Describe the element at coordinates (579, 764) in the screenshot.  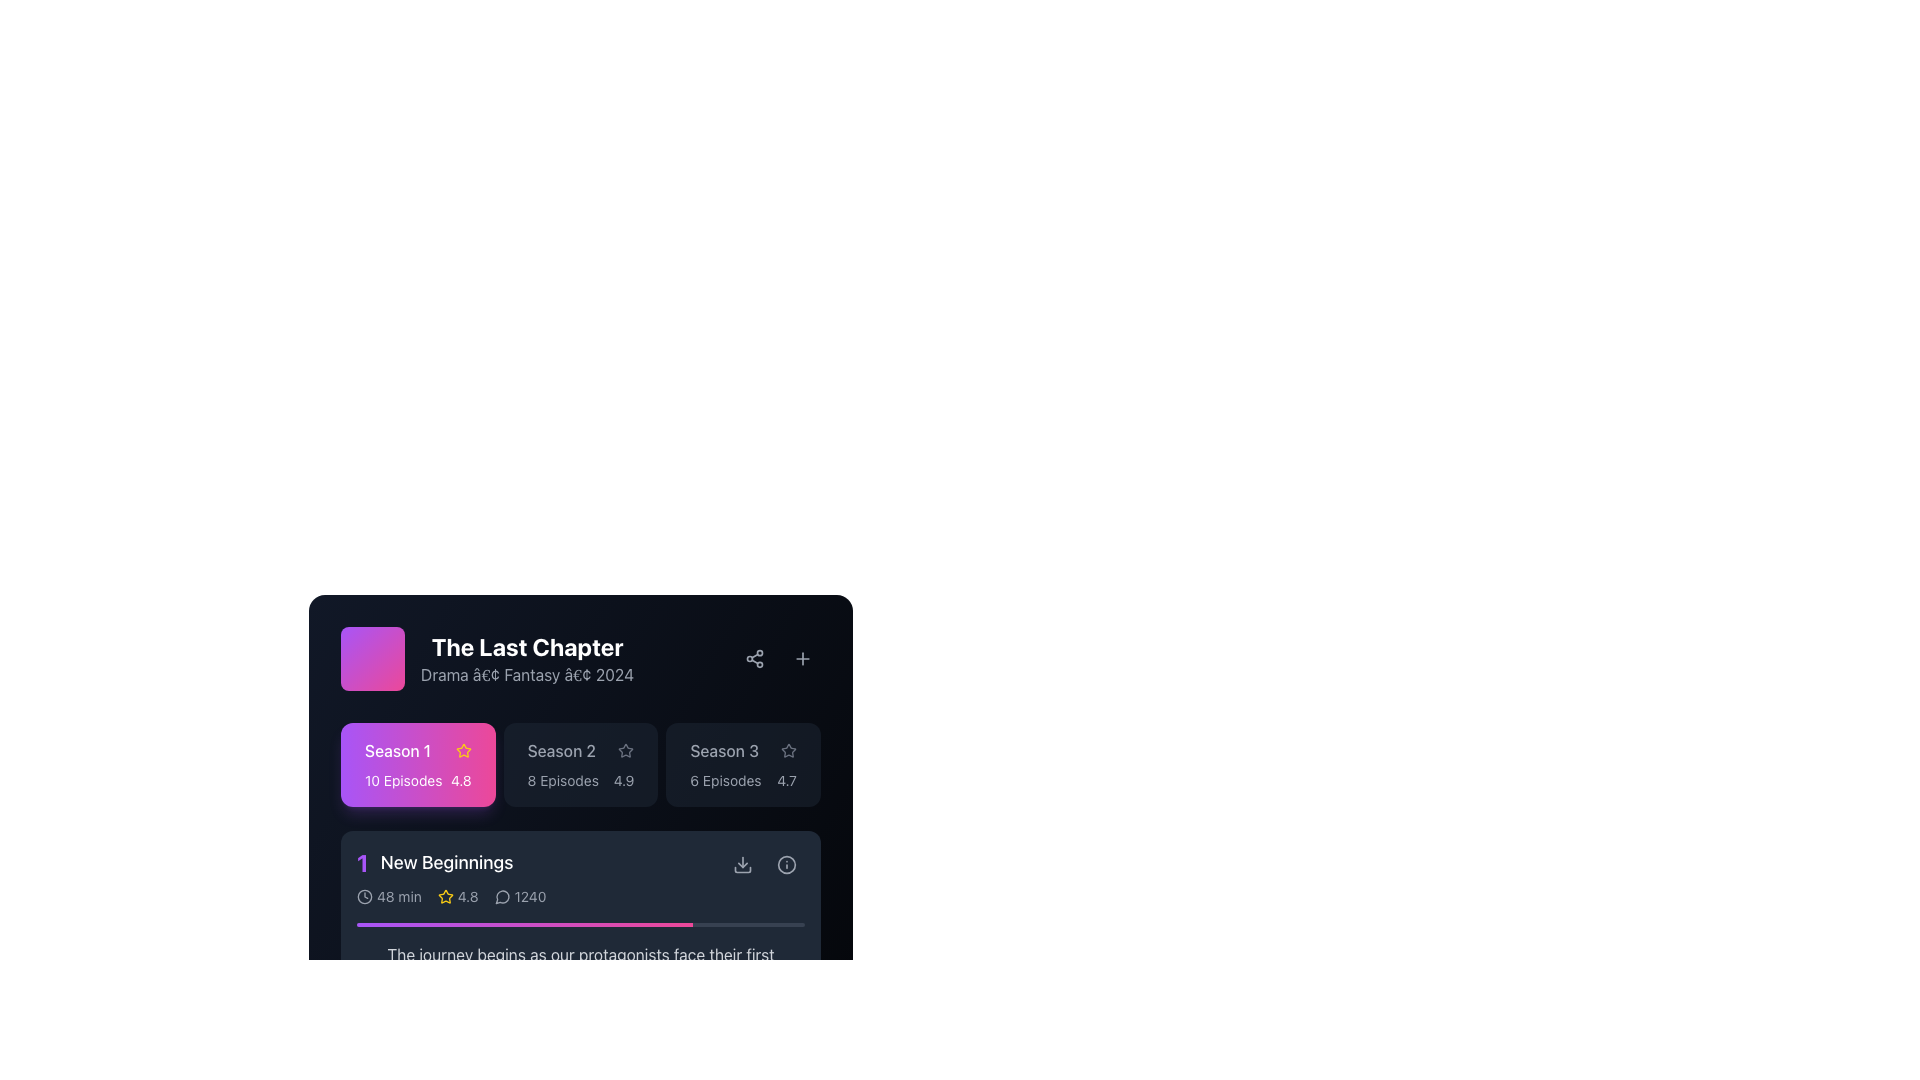
I see `the middle button labeled 'Season 2'` at that location.